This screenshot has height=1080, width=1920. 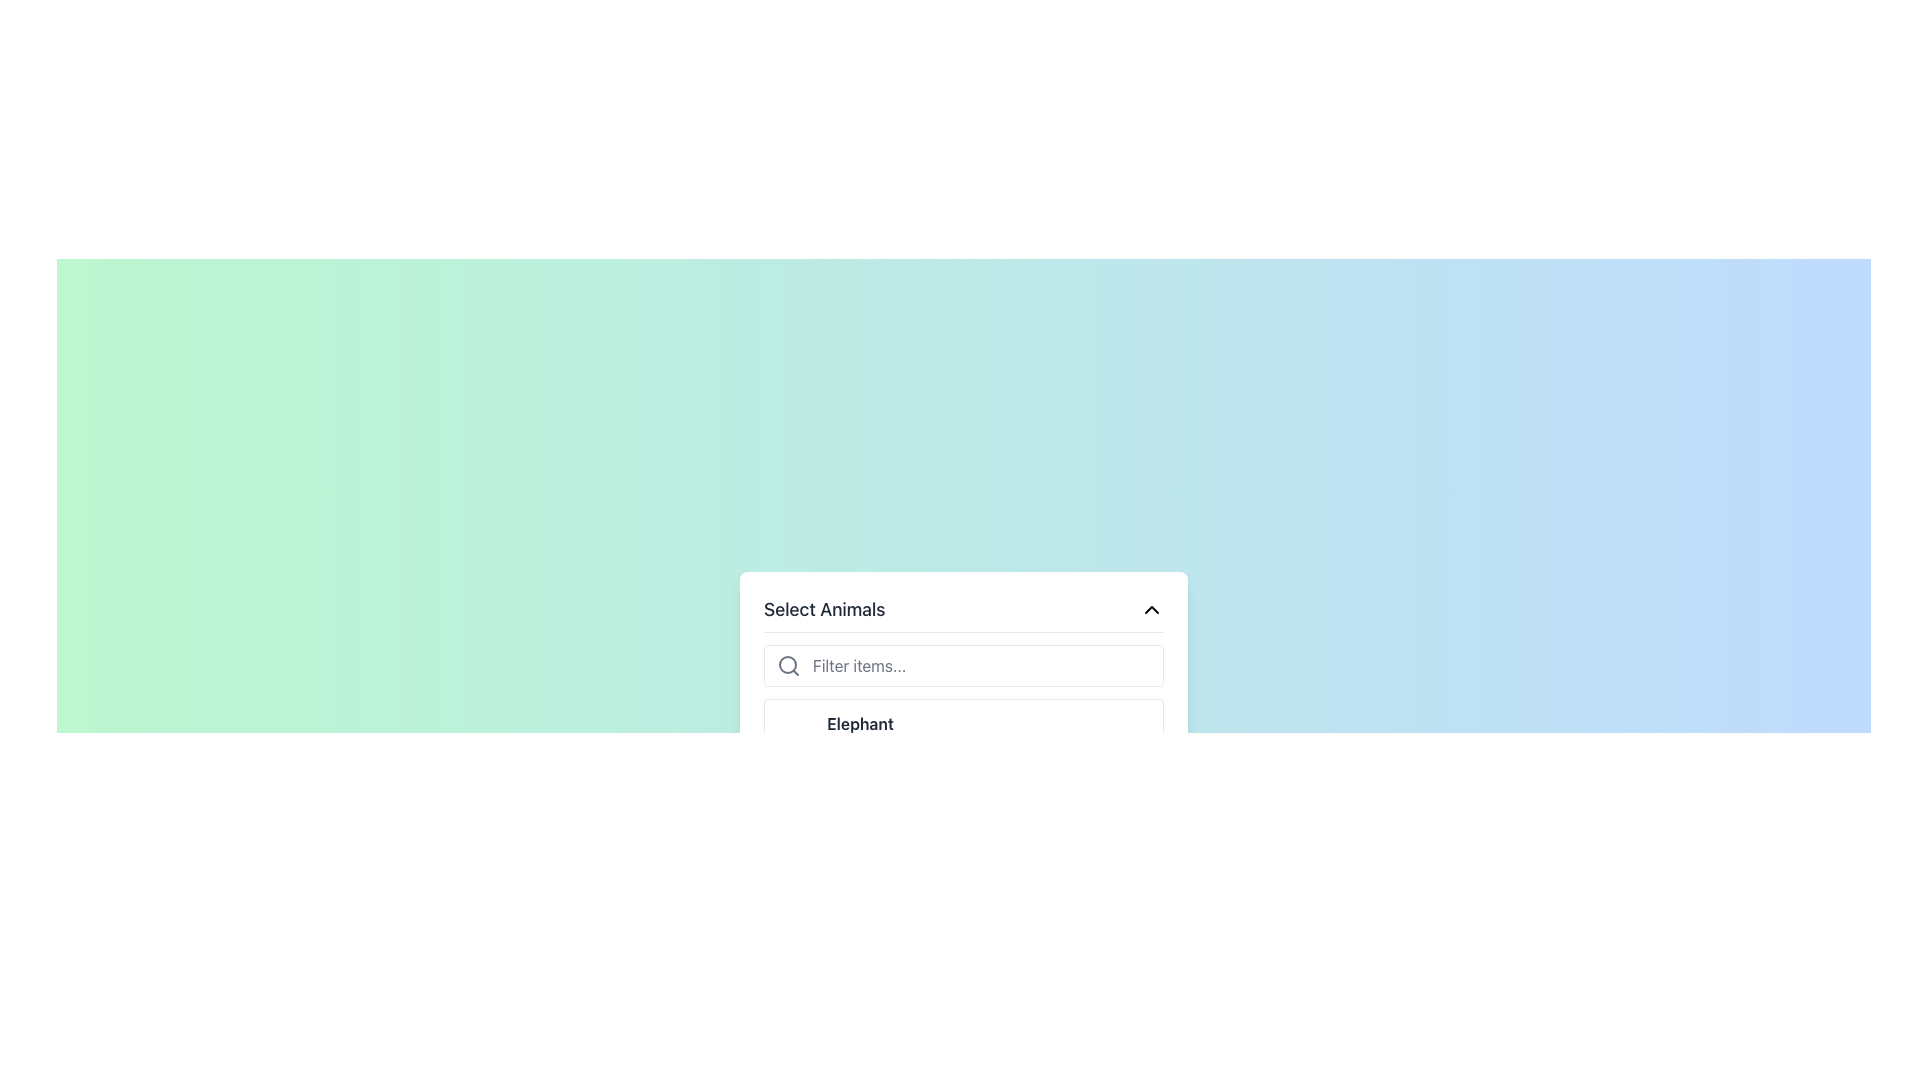 What do you see at coordinates (860, 723) in the screenshot?
I see `text content of the 'Elephant' label located in the 'Select Animals' dropdown, which is styled with a bold, dark gray font` at bounding box center [860, 723].